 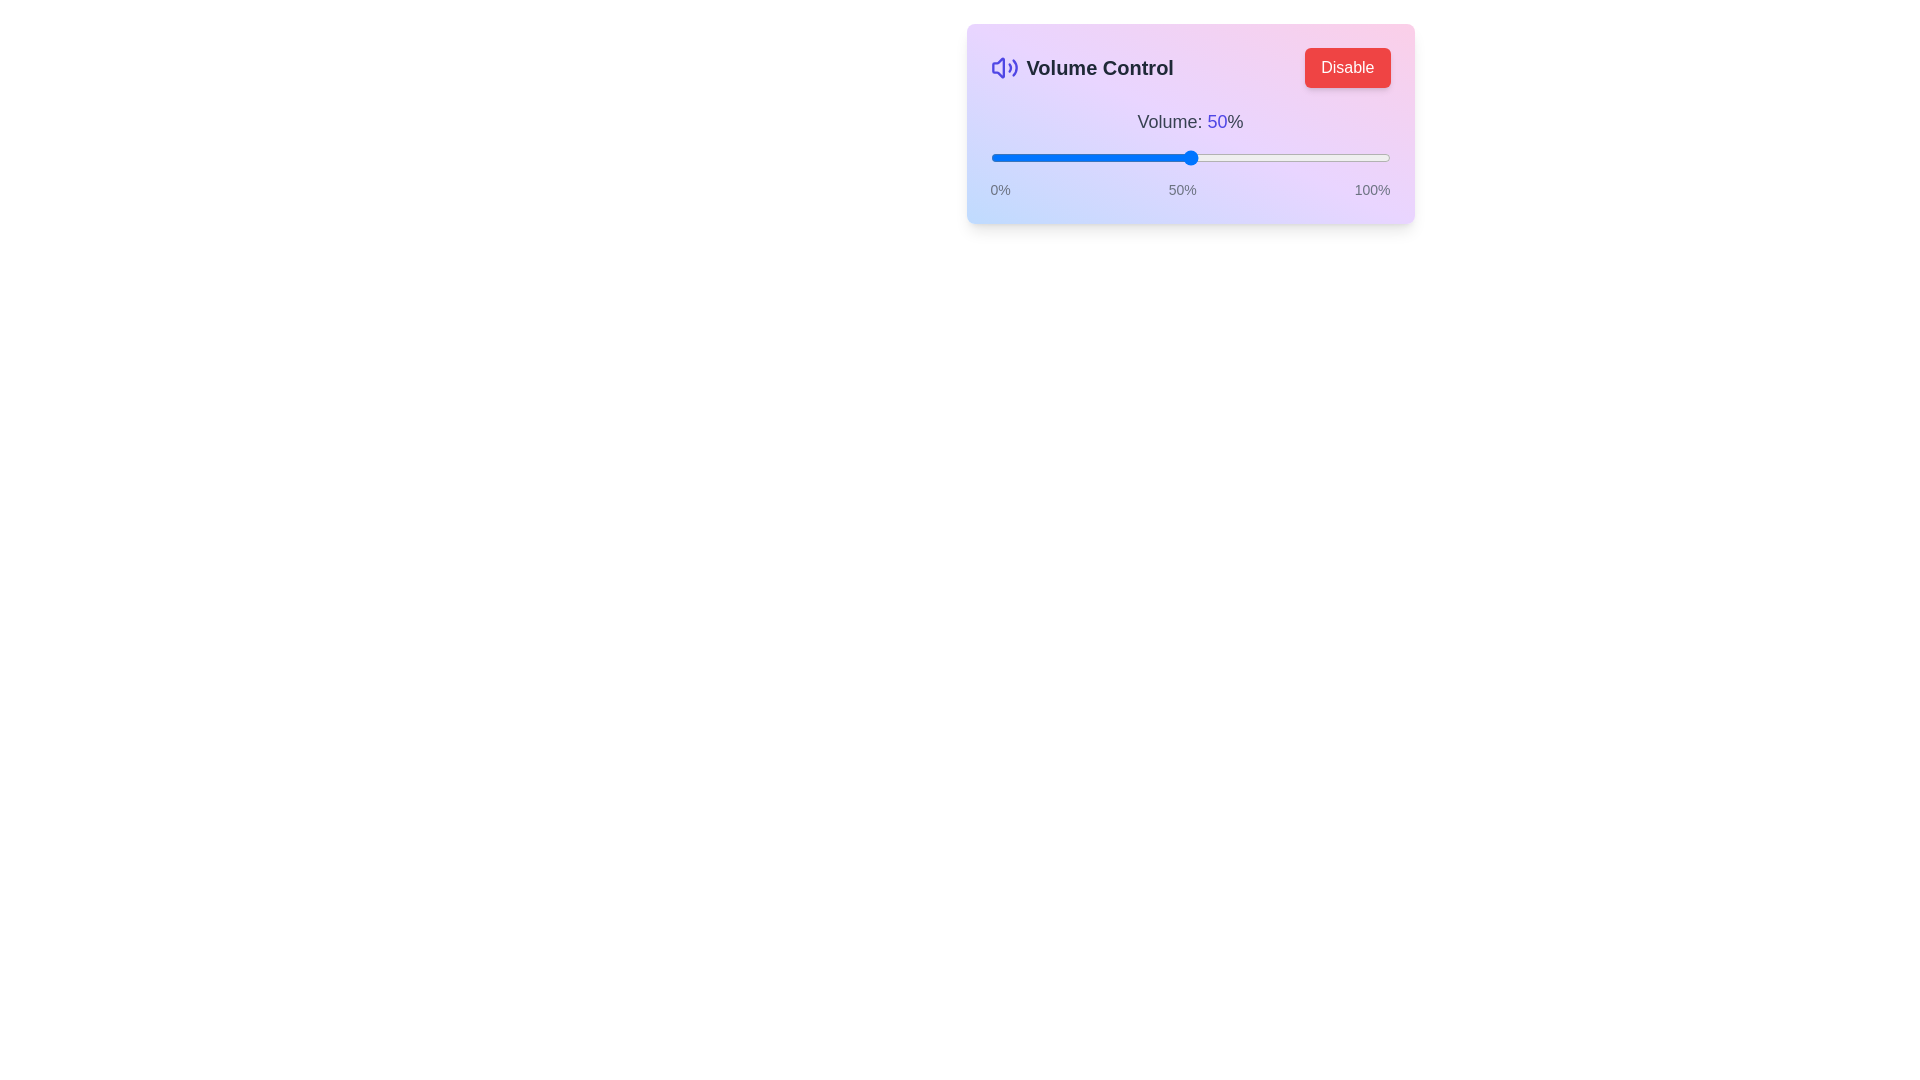 I want to click on the volume, so click(x=1142, y=157).